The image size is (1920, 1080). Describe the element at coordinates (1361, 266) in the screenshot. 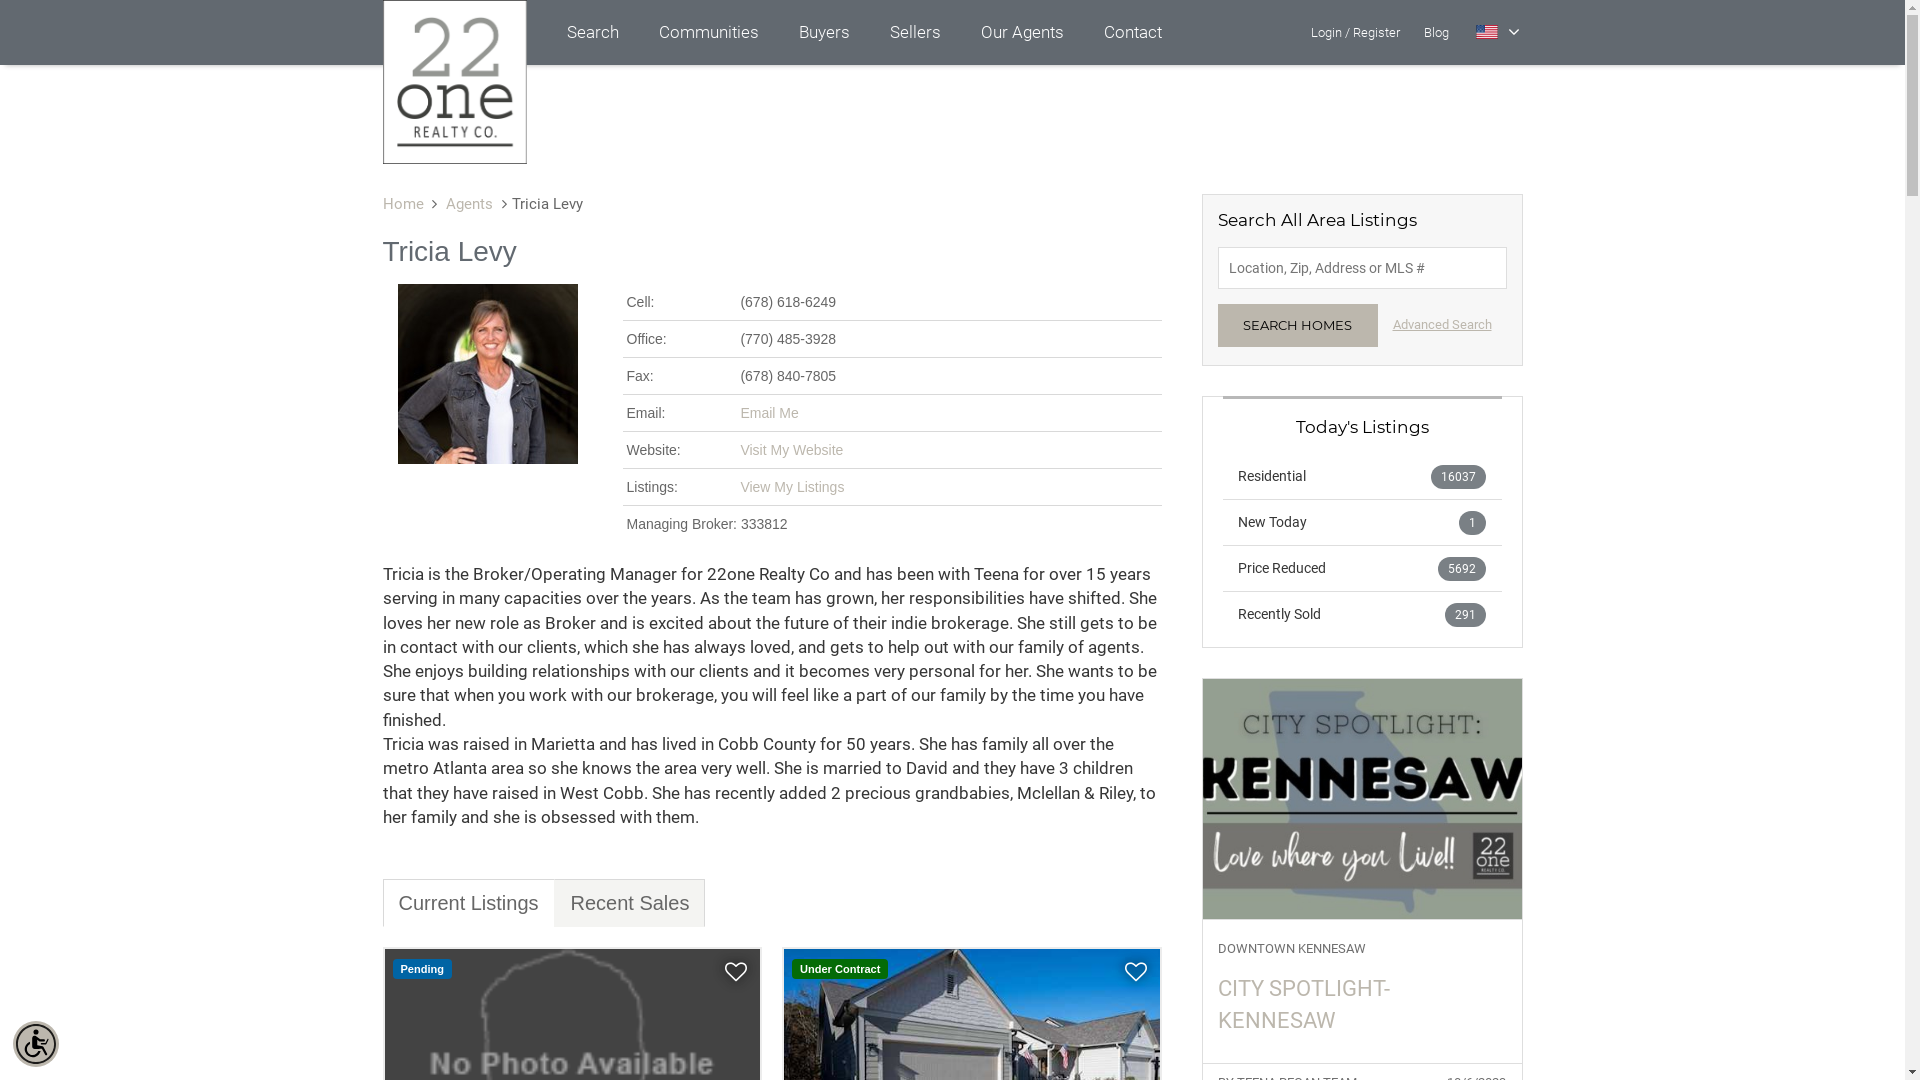

I see `'Enter Location, Zip, Address or MLS #'` at that location.